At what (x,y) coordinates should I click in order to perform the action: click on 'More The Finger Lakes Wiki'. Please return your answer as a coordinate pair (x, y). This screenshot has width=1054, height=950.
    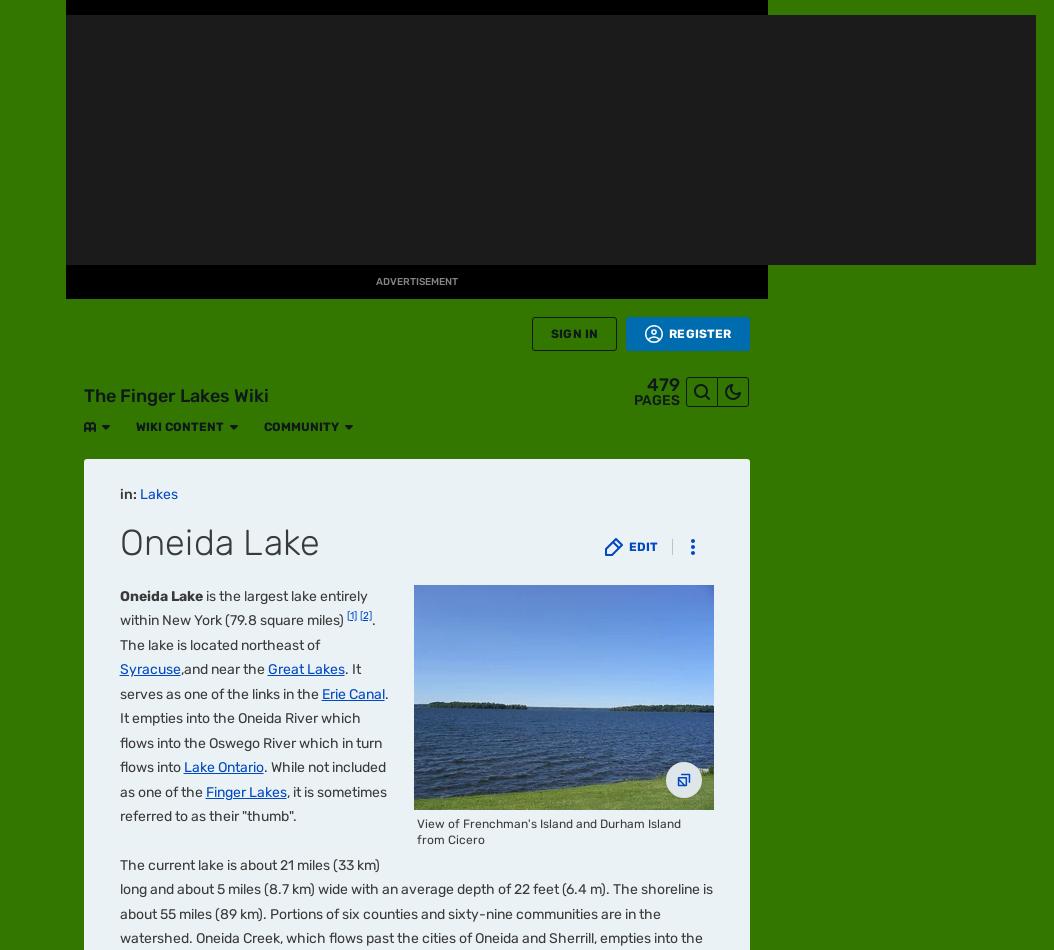
    Looking at the image, I should click on (213, 134).